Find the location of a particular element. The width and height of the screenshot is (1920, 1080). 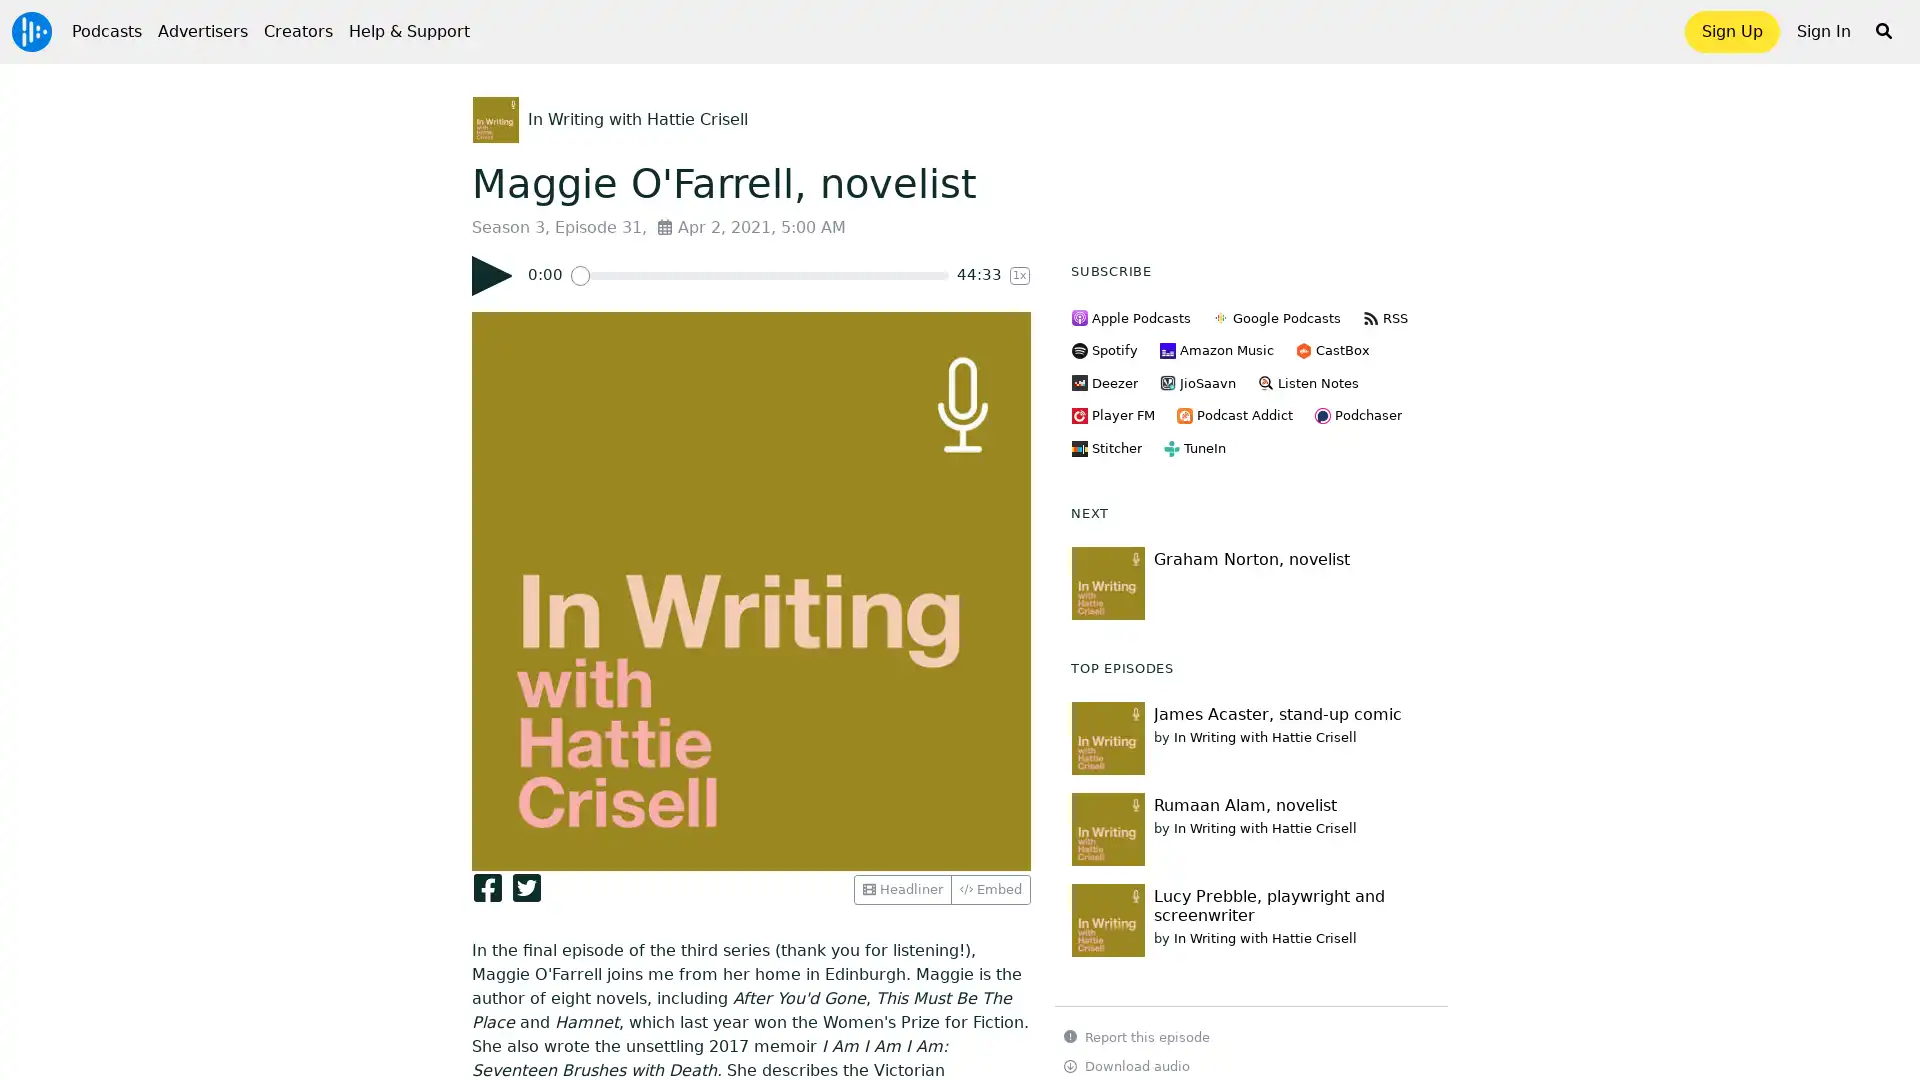

Report this episode is located at coordinates (1137, 1036).